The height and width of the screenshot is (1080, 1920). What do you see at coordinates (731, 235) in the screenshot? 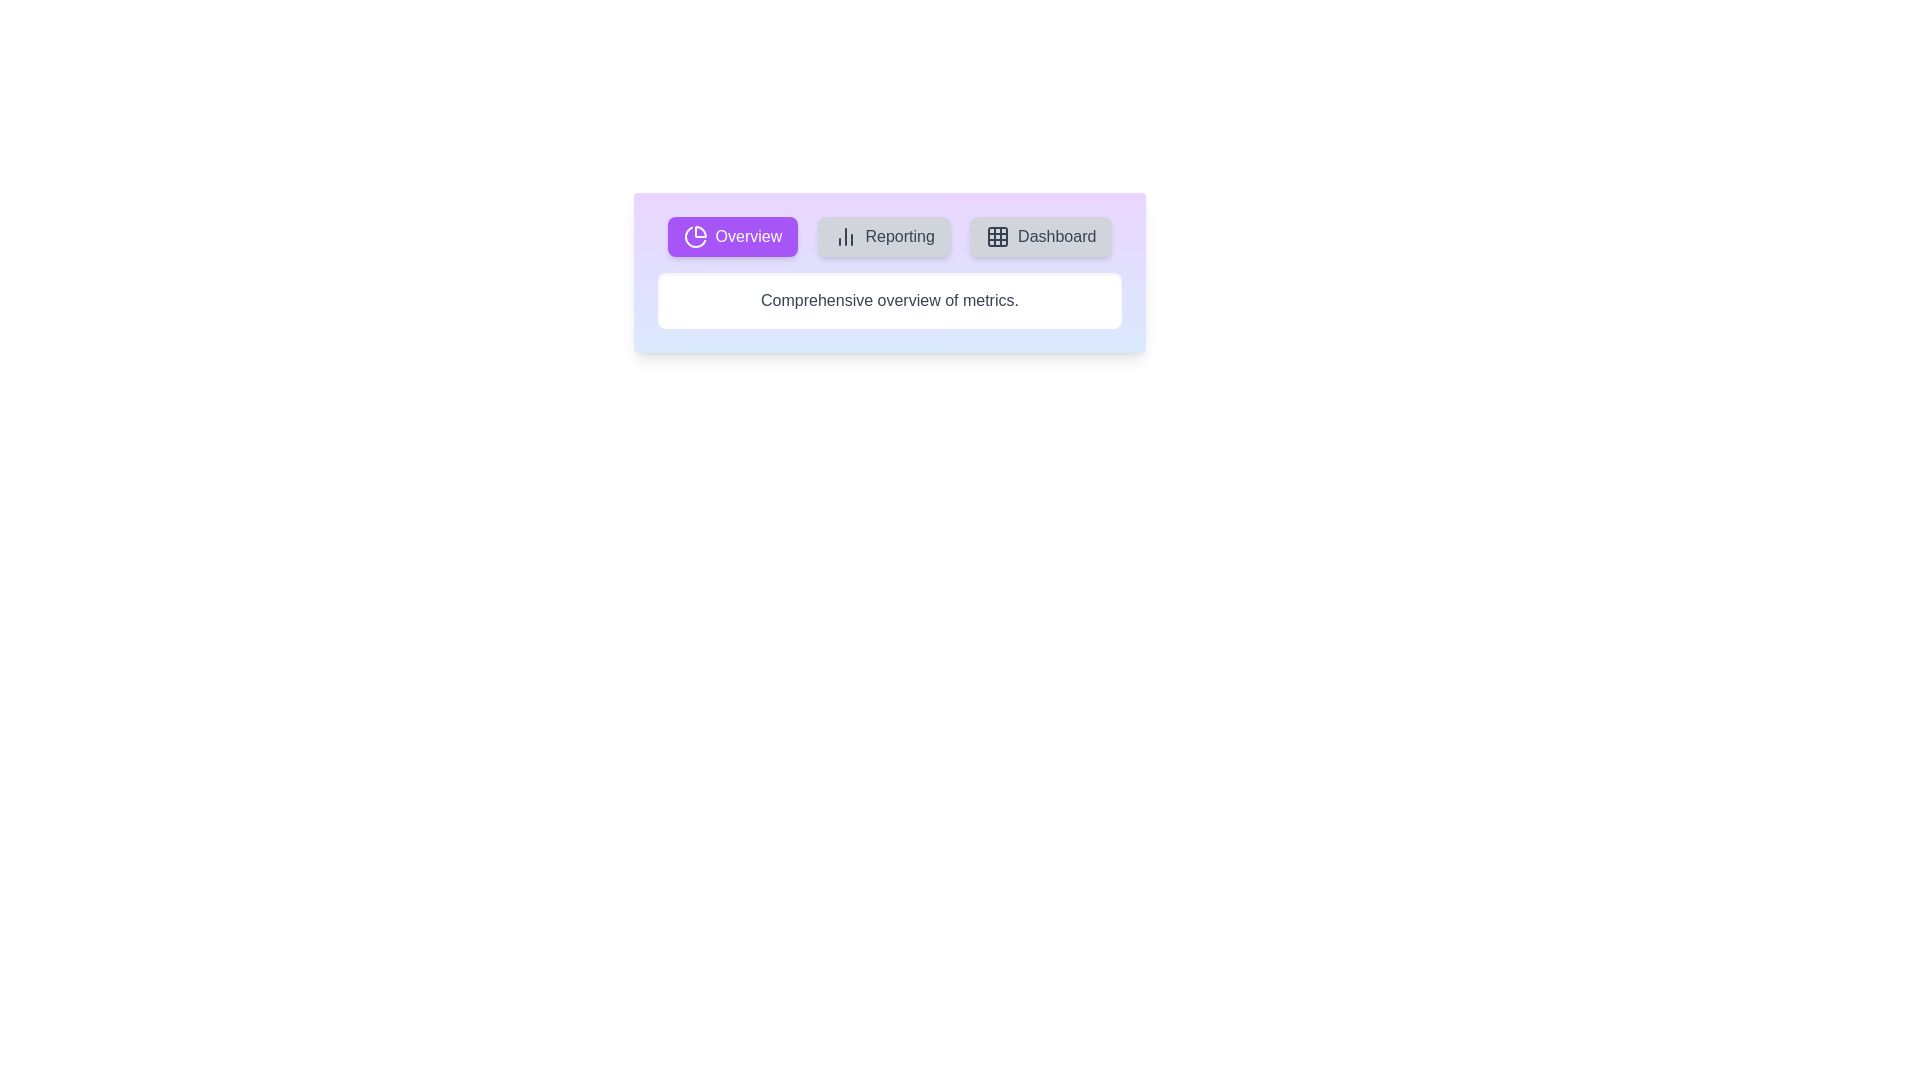
I see `the tab labeled Overview` at bounding box center [731, 235].